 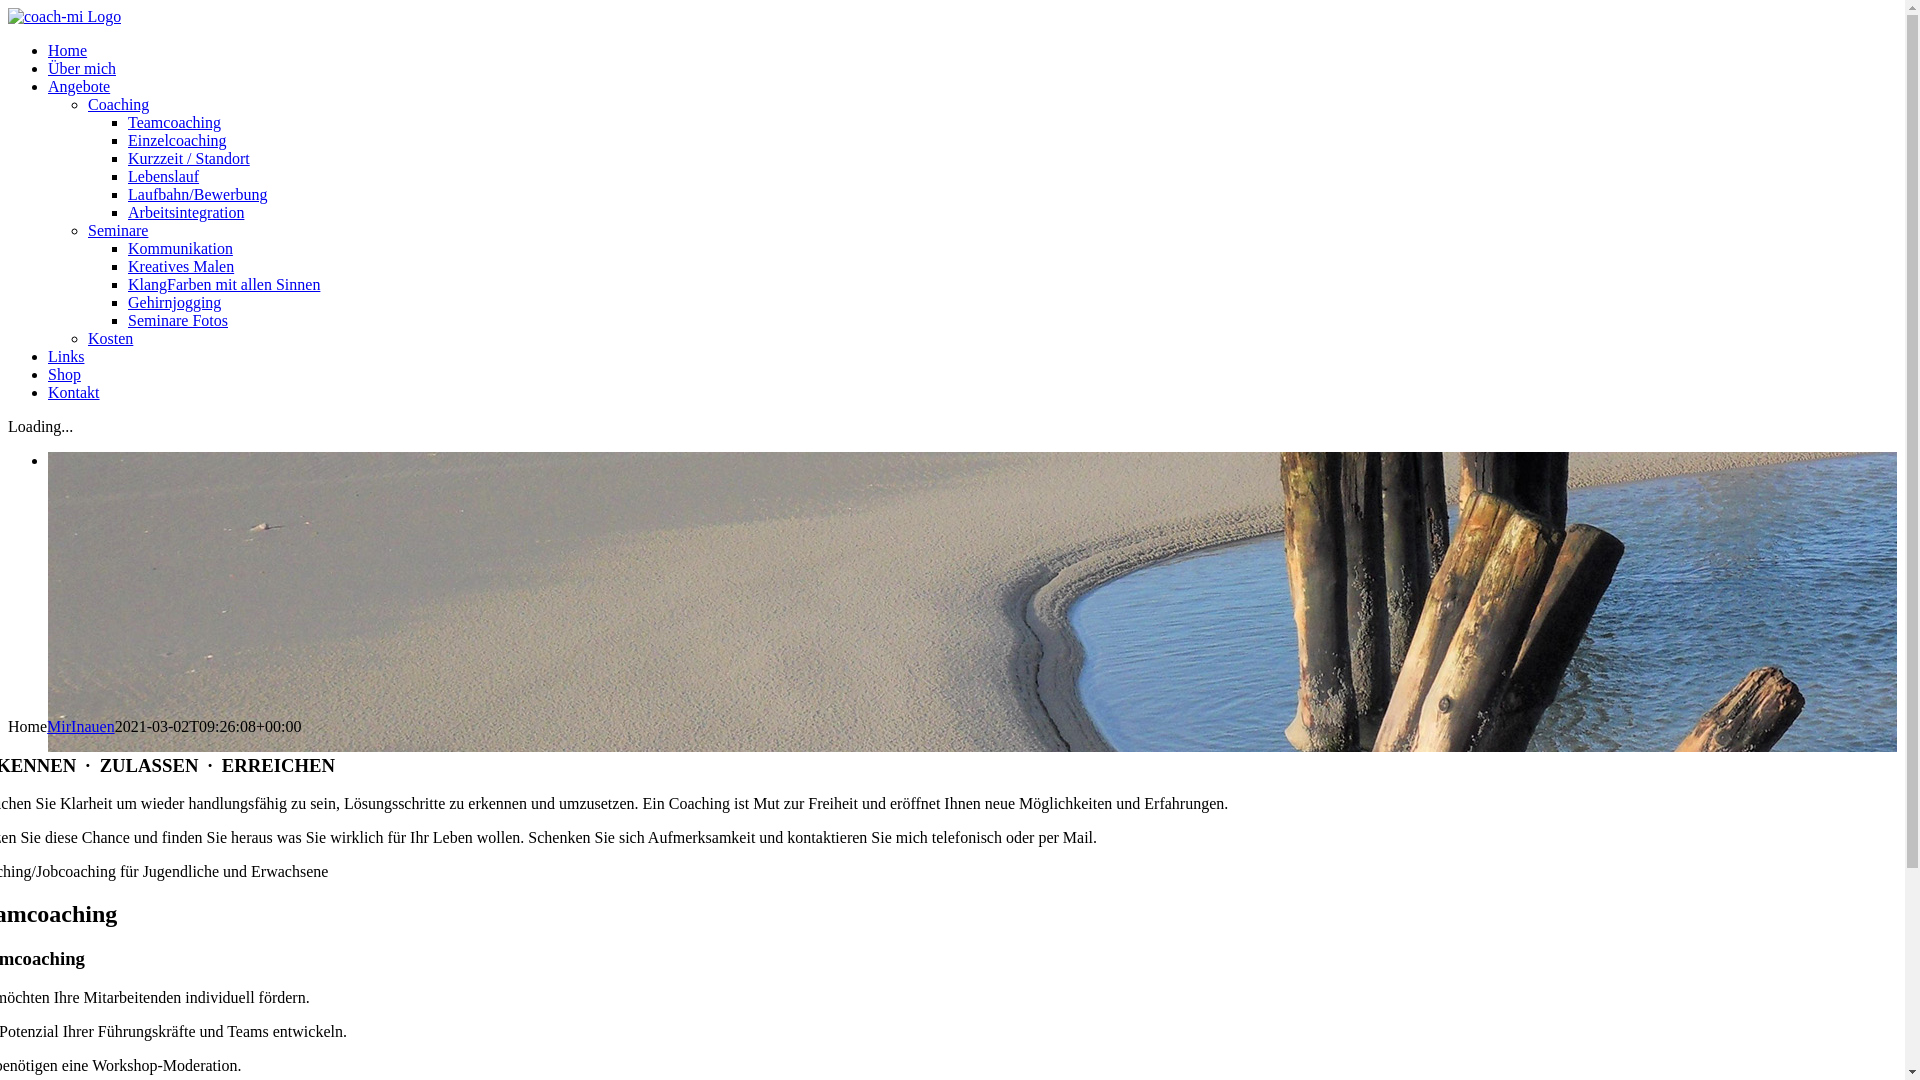 I want to click on 'Lebenslauf', so click(x=163, y=175).